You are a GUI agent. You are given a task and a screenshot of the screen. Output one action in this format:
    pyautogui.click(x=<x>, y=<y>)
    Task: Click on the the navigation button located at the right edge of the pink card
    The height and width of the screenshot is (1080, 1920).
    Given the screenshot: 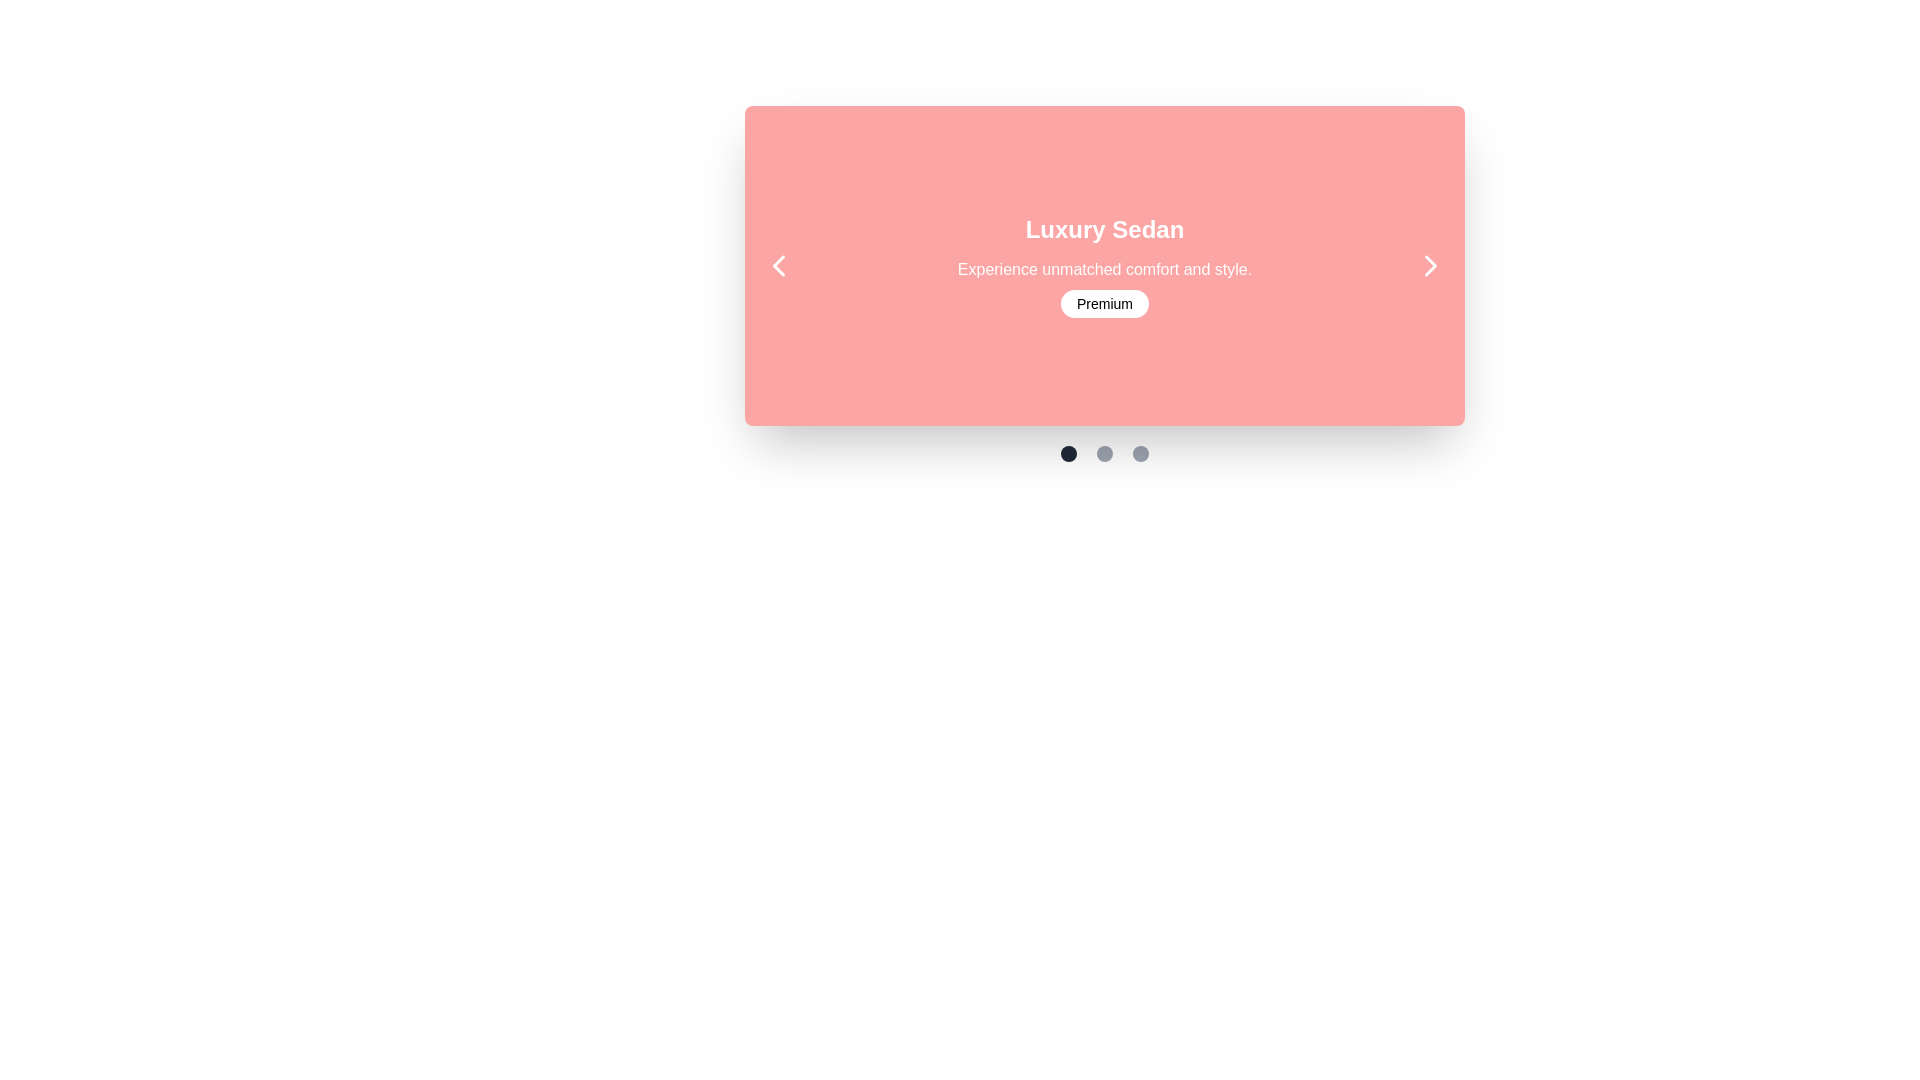 What is the action you would take?
    pyautogui.click(x=1429, y=265)
    